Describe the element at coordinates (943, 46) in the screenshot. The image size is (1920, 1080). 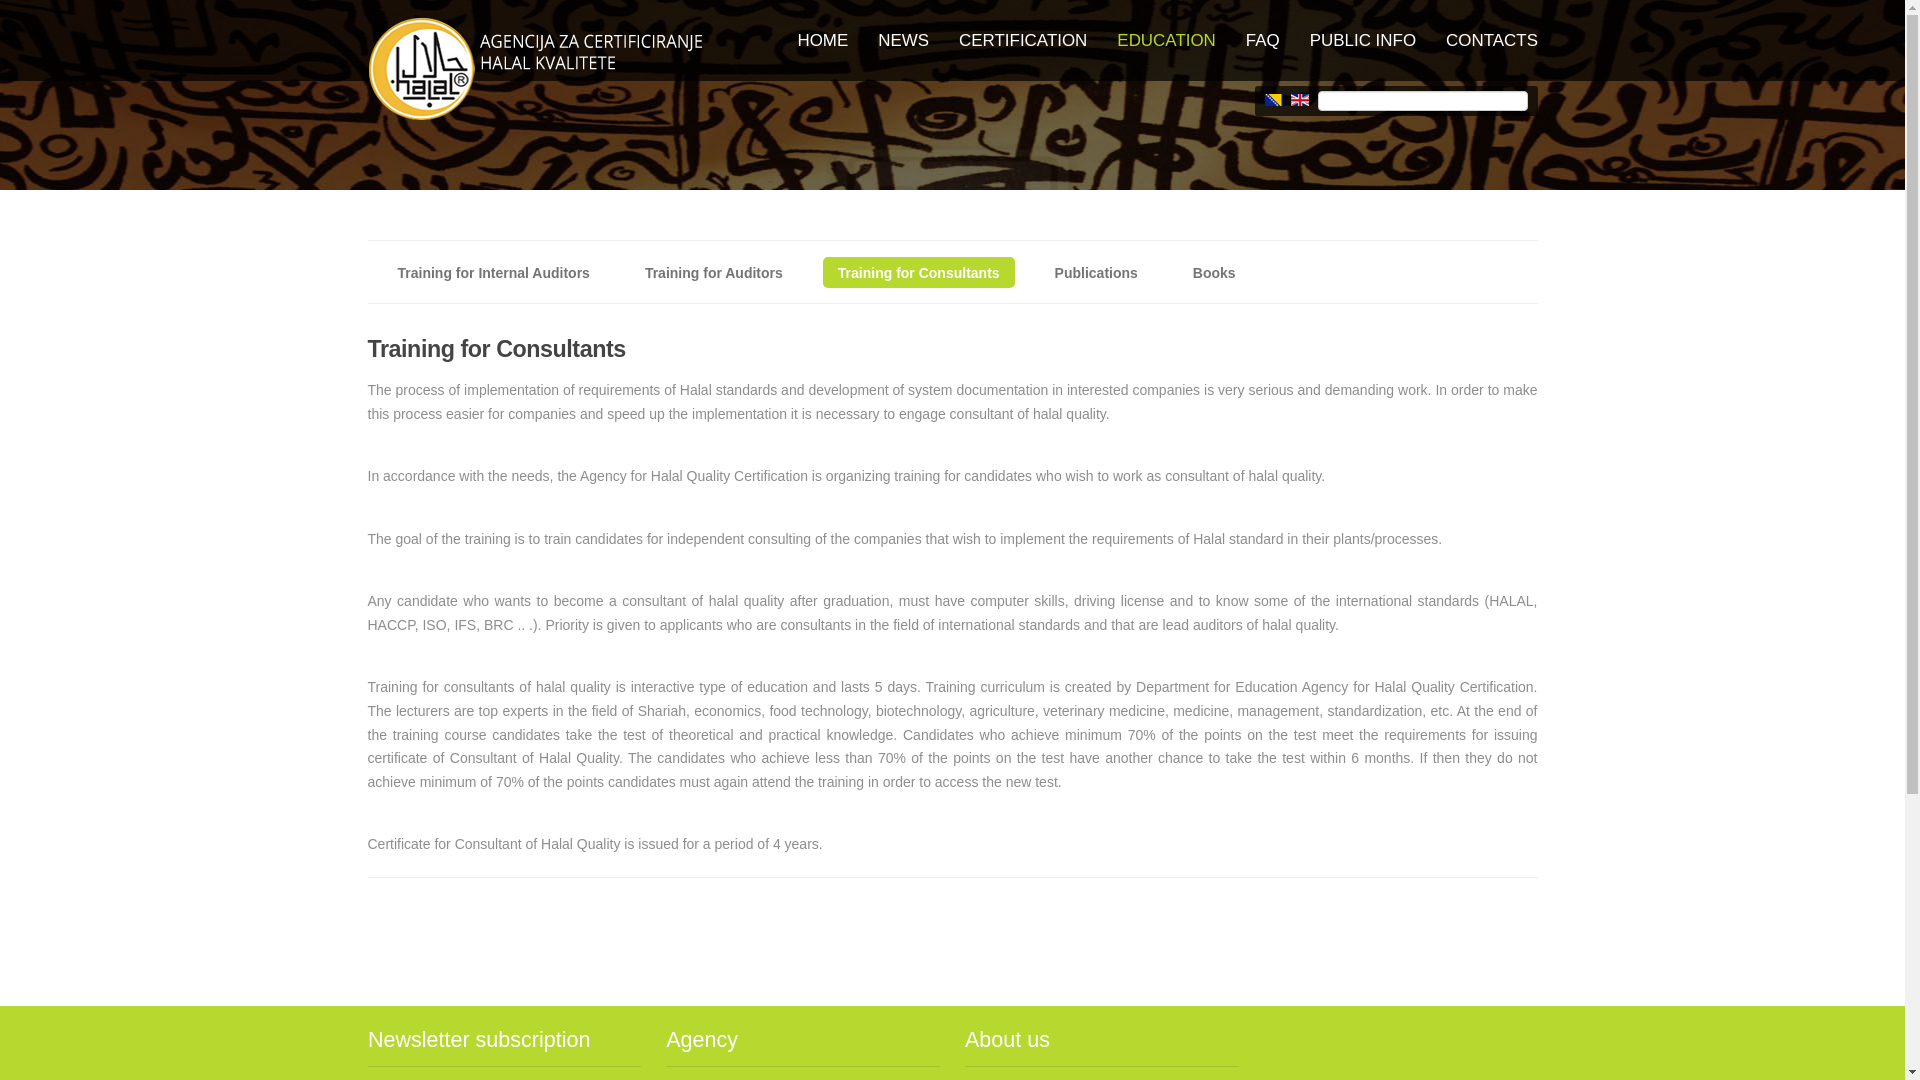
I see `'CERTIFICATION'` at that location.